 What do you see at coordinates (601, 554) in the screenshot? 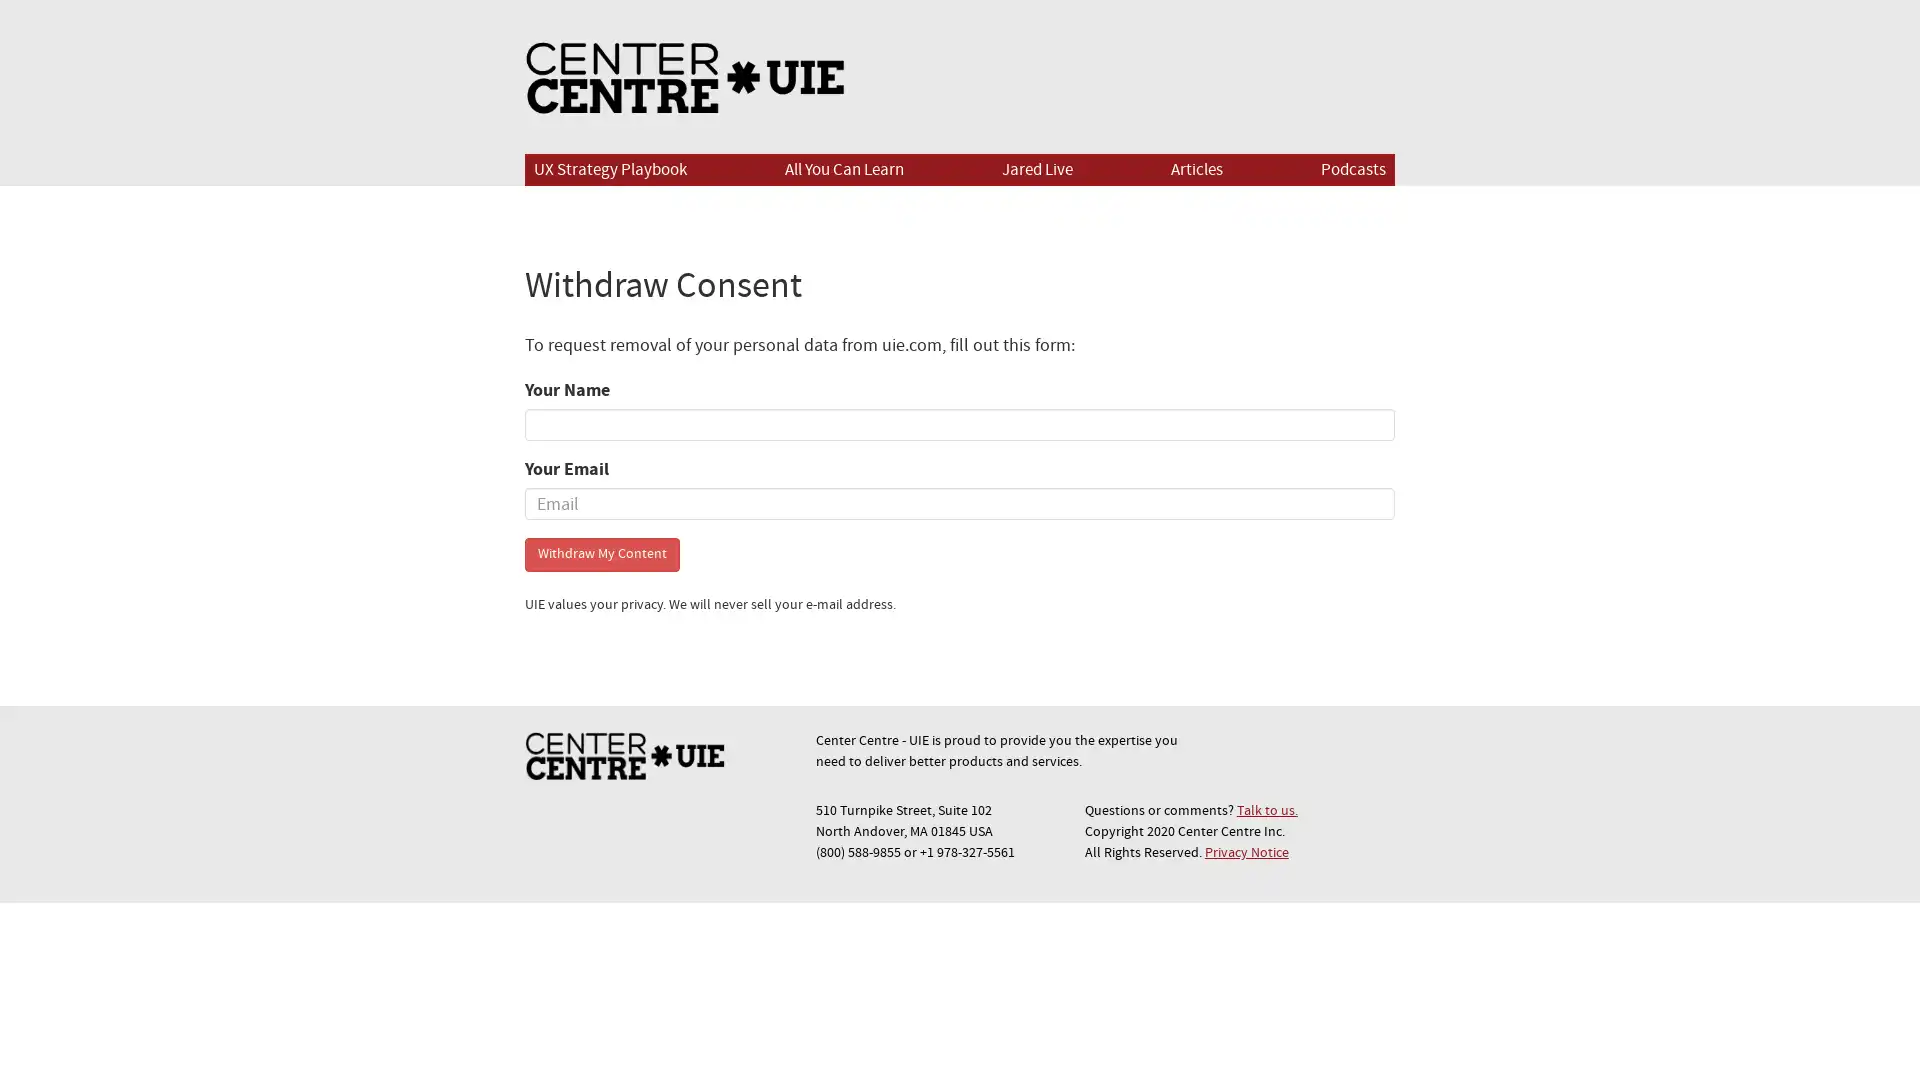
I see `Withdraw My Content` at bounding box center [601, 554].